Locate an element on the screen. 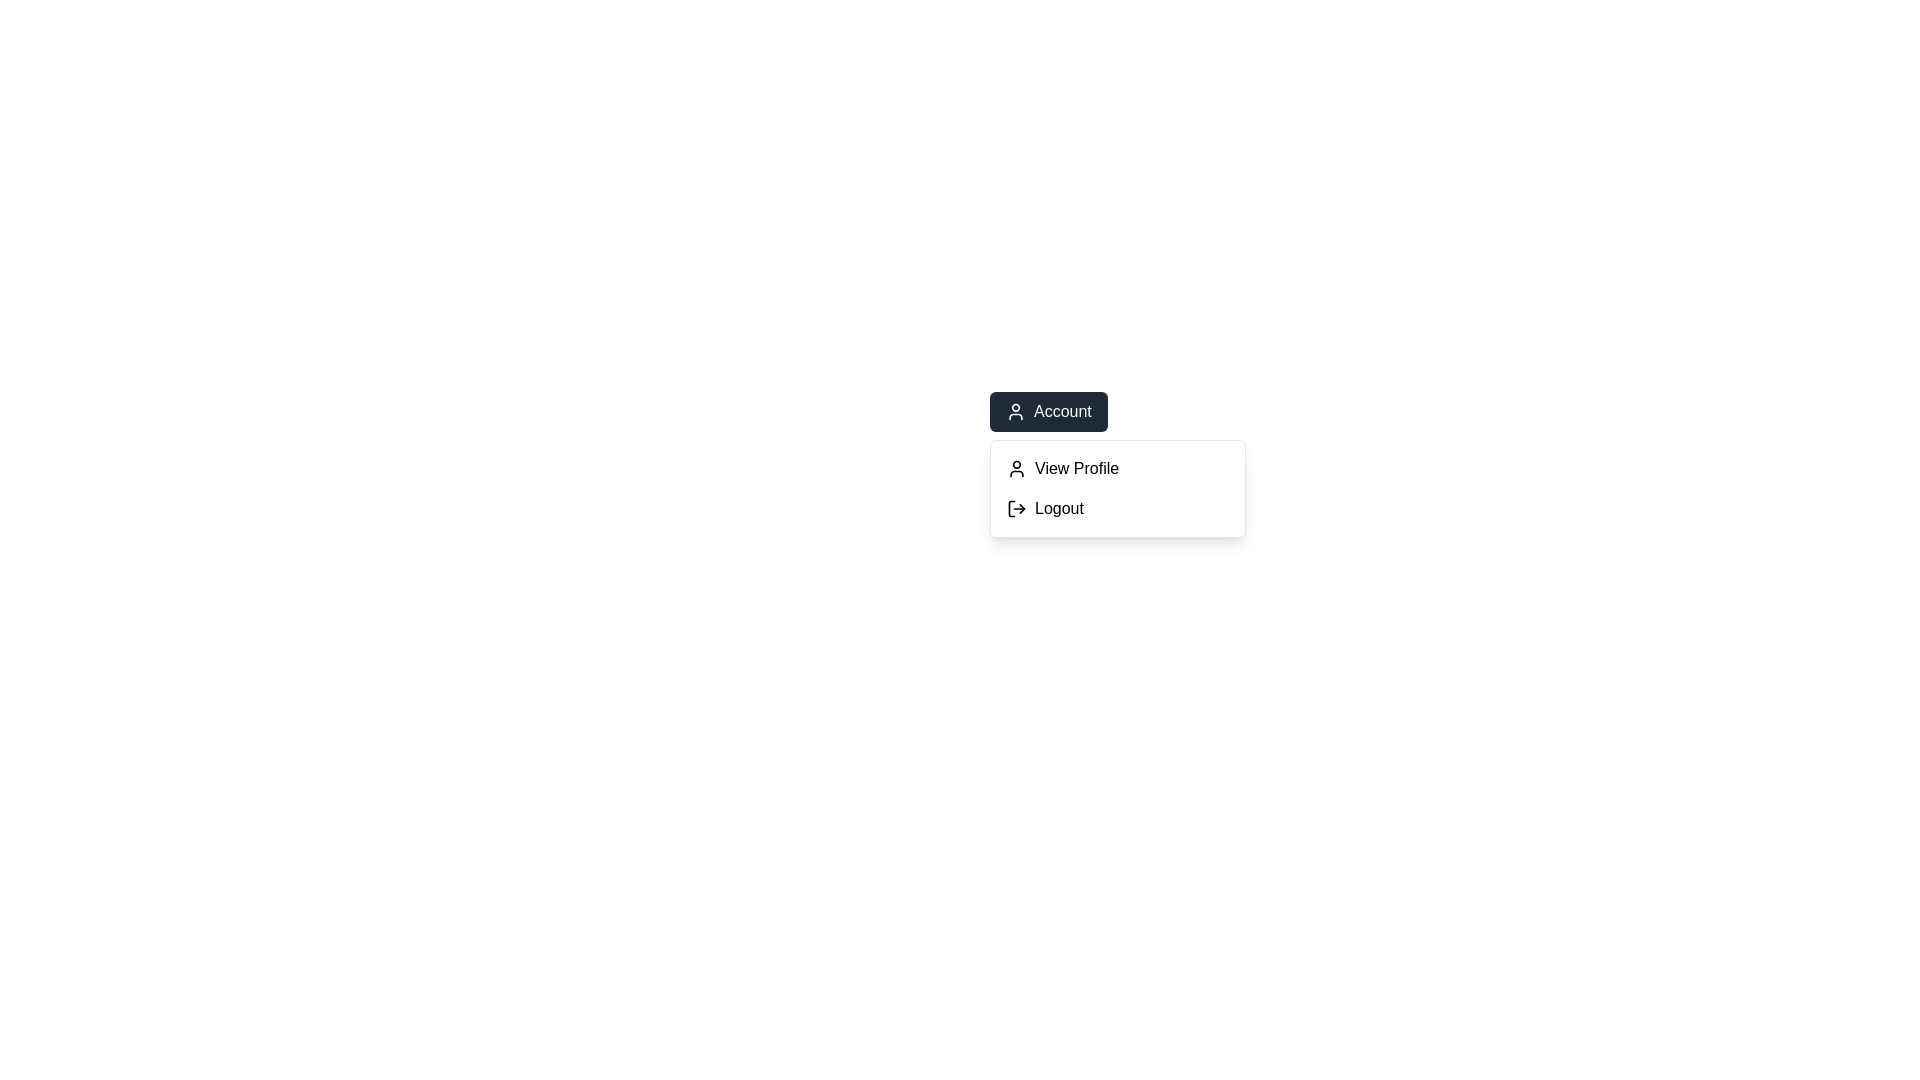  the 'View Profile' text label in the dropdown menu under the 'Account' button is located at coordinates (1076, 469).